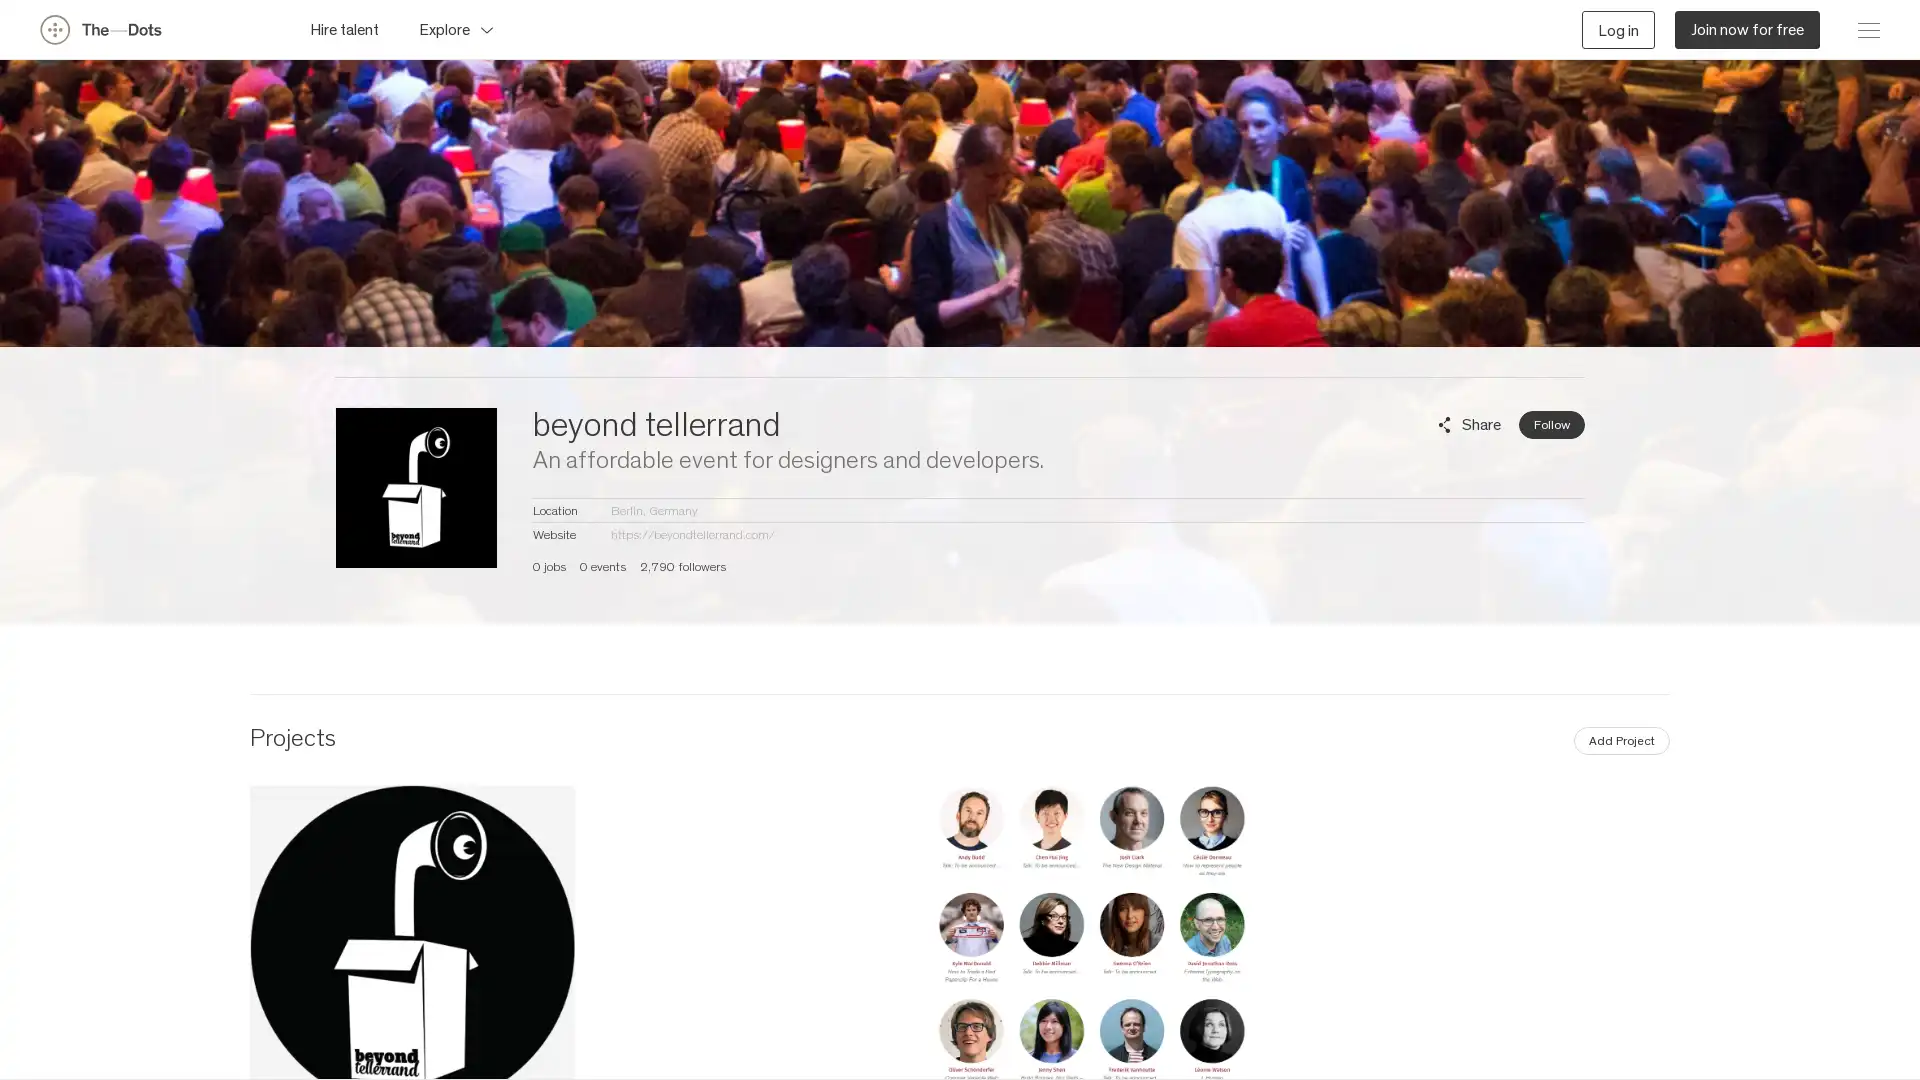  Describe the element at coordinates (1622, 740) in the screenshot. I see `Add Project` at that location.